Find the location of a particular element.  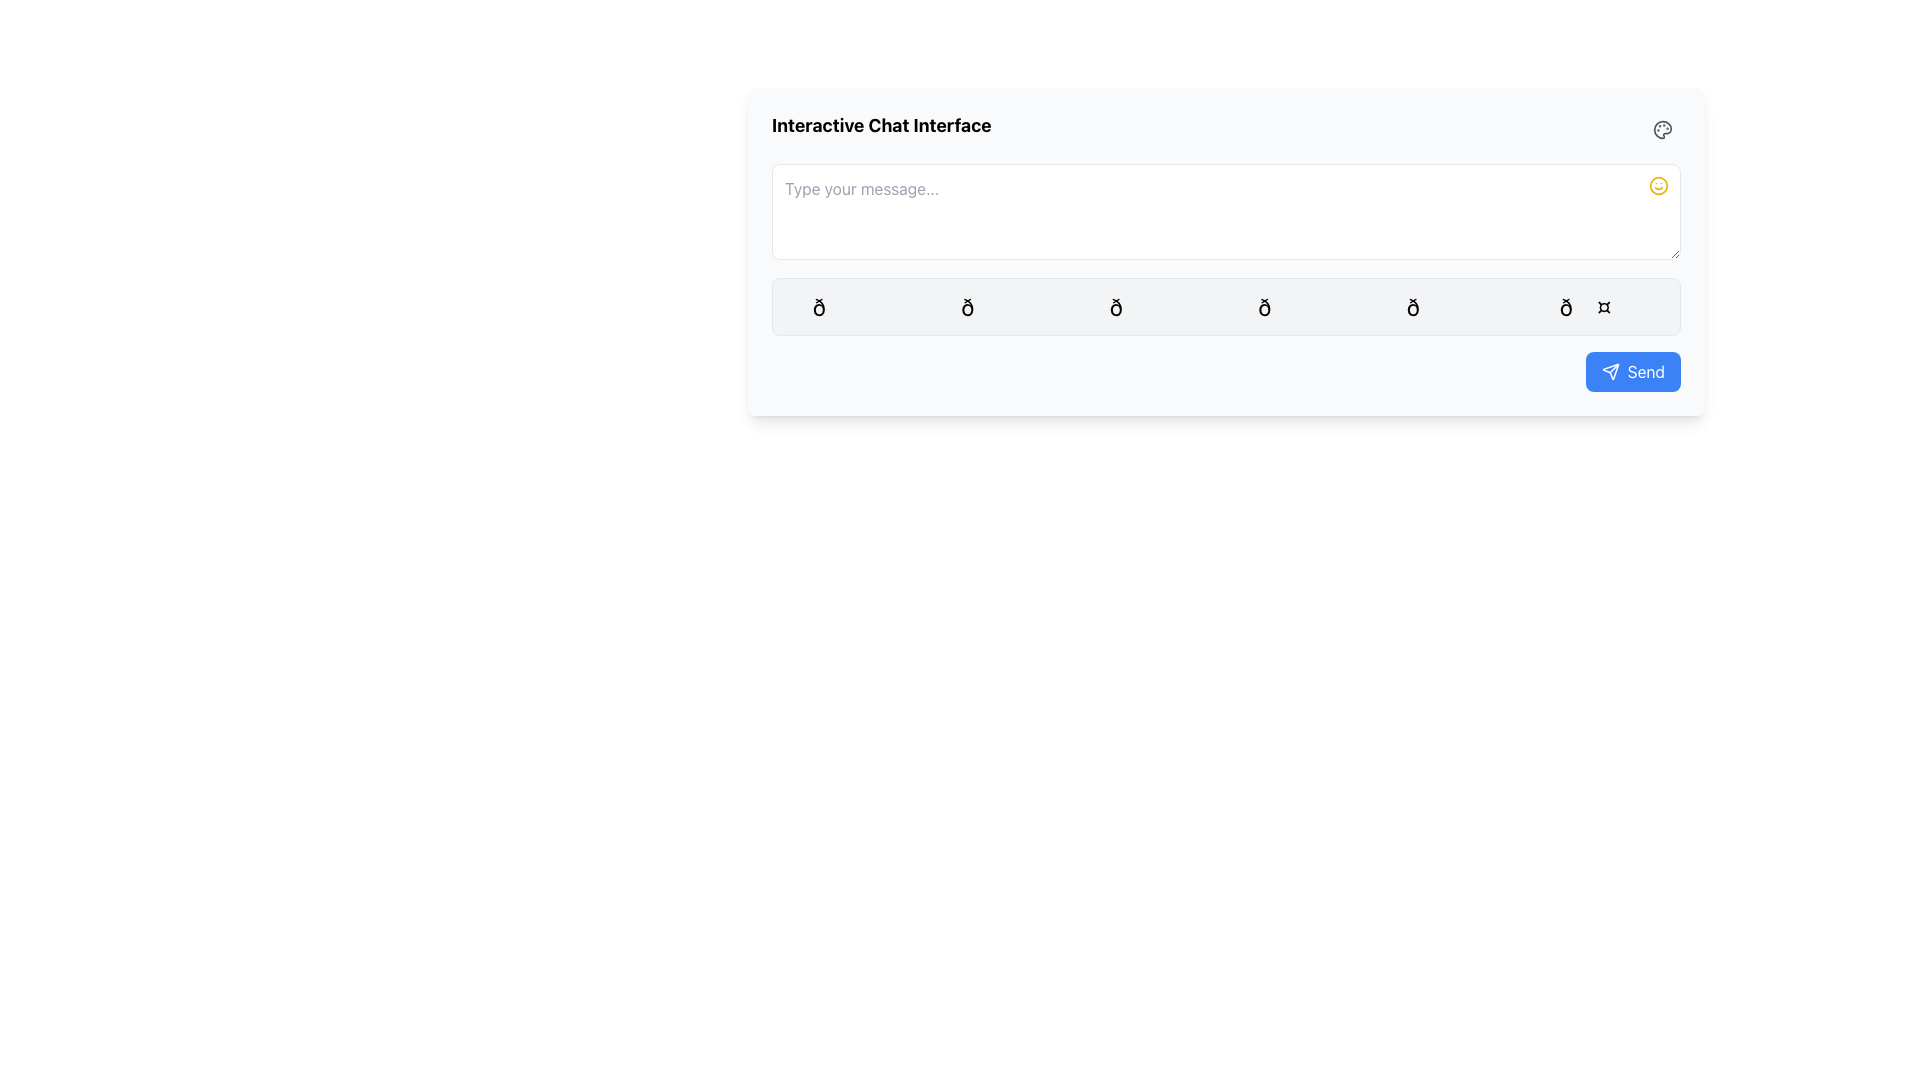

the fourth Interactive Emoji Icon from the emoji grid for possible rearrangement is located at coordinates (1300, 307).